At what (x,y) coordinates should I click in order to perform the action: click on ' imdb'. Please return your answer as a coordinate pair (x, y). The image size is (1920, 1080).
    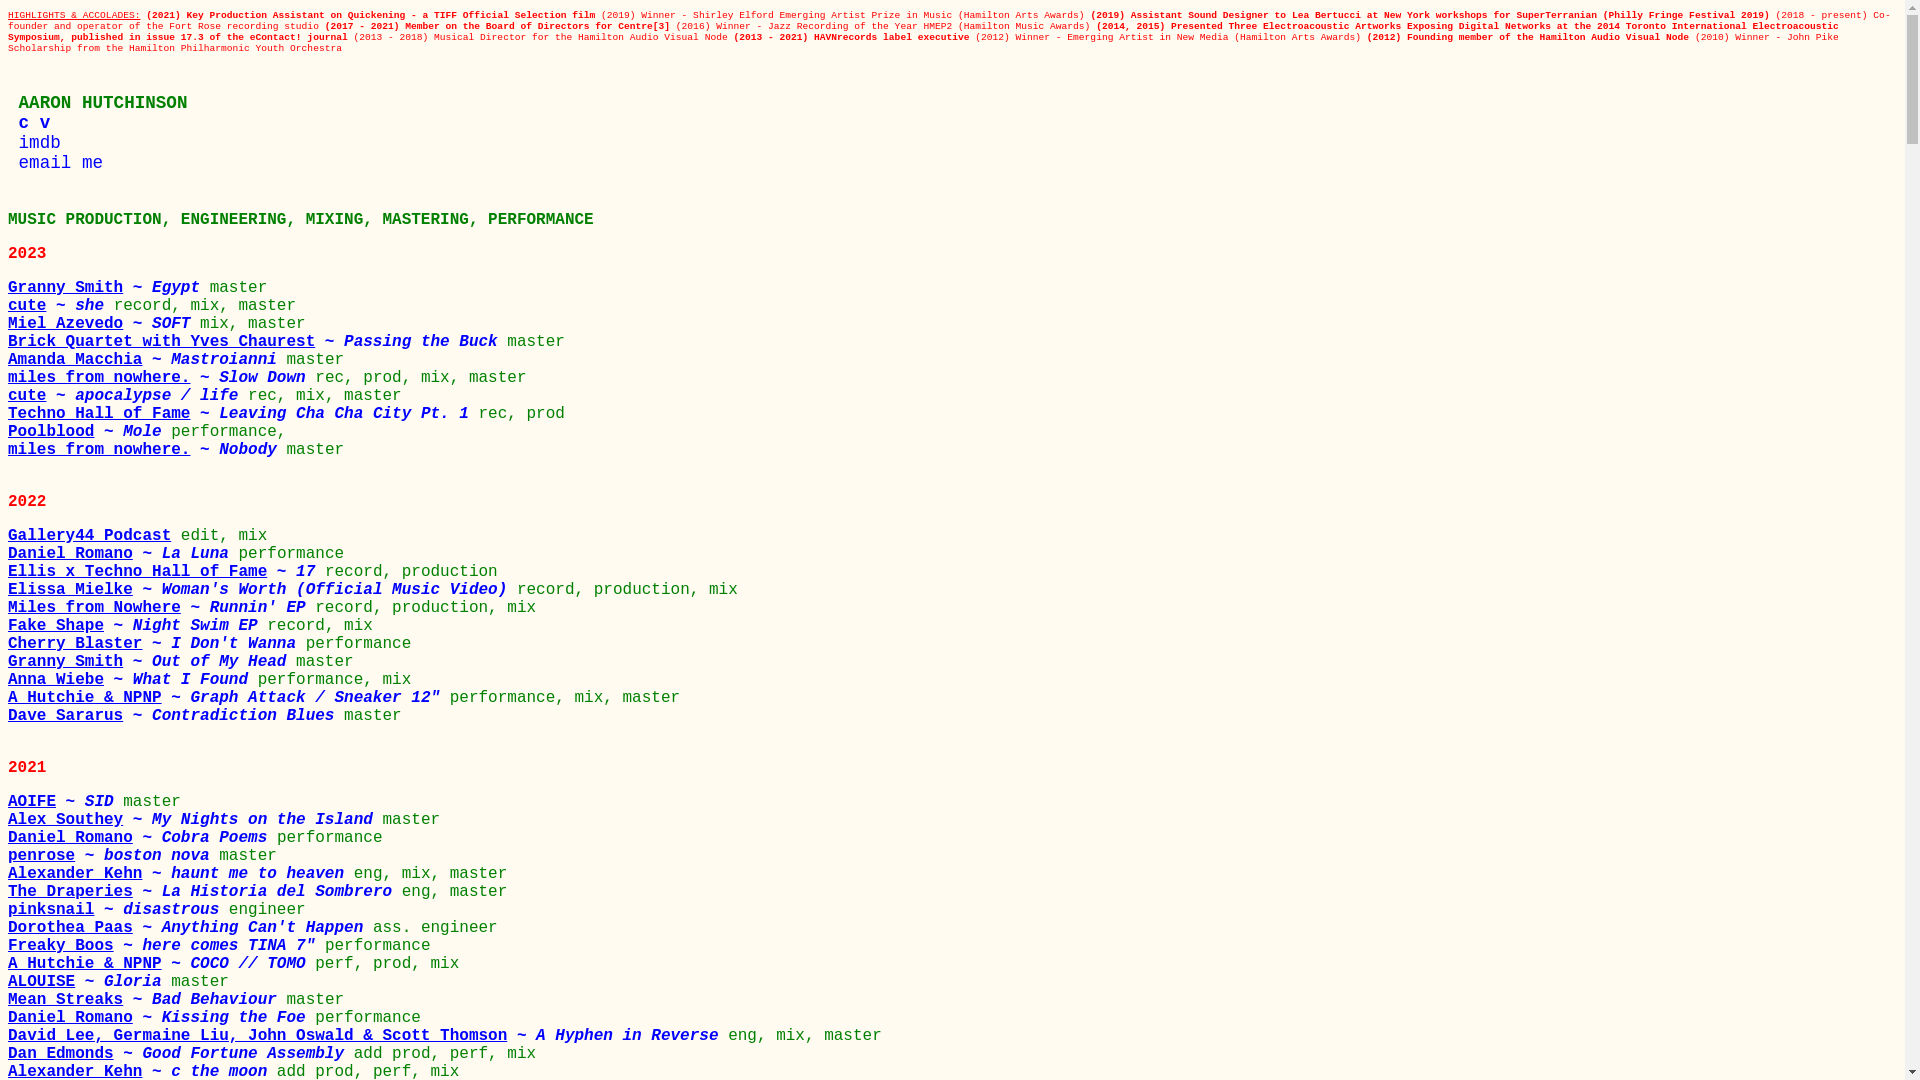
    Looking at the image, I should click on (8, 141).